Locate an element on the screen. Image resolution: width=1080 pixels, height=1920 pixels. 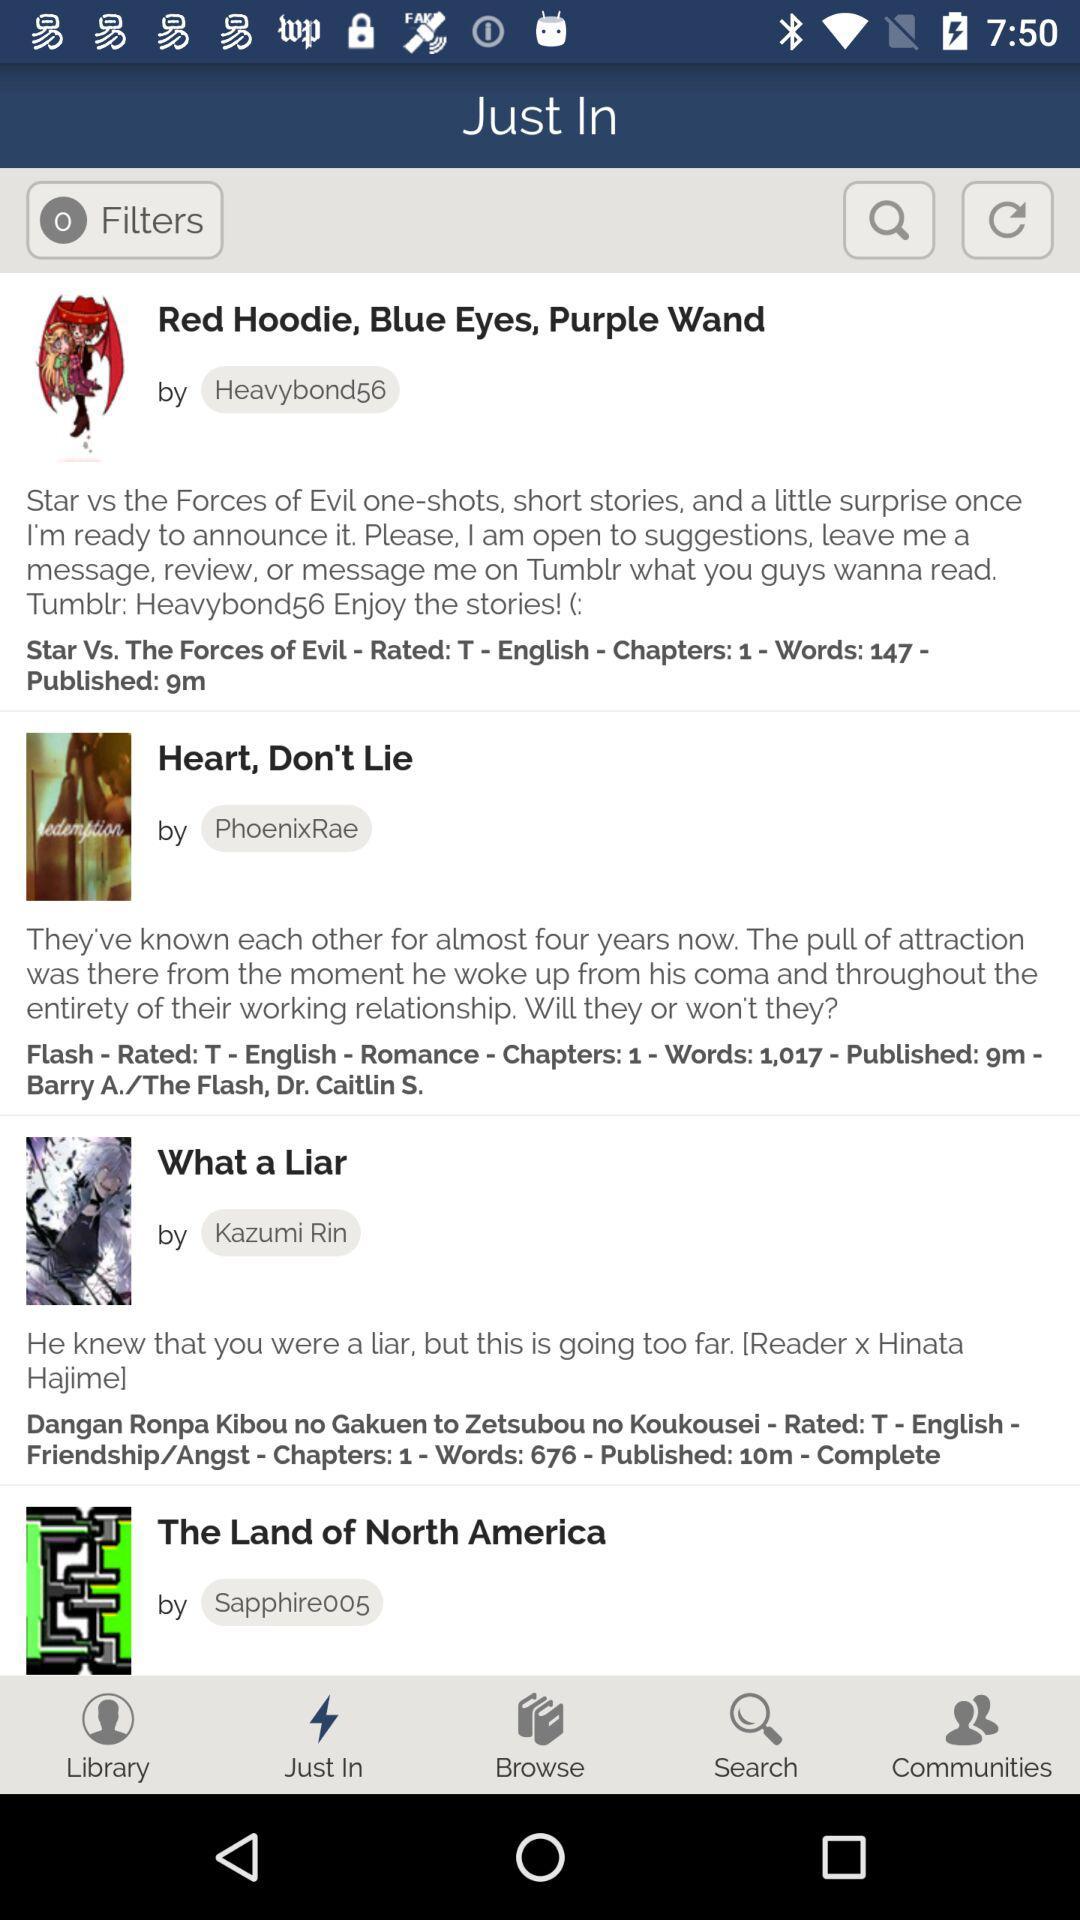
the icon above they ve known is located at coordinates (286, 828).